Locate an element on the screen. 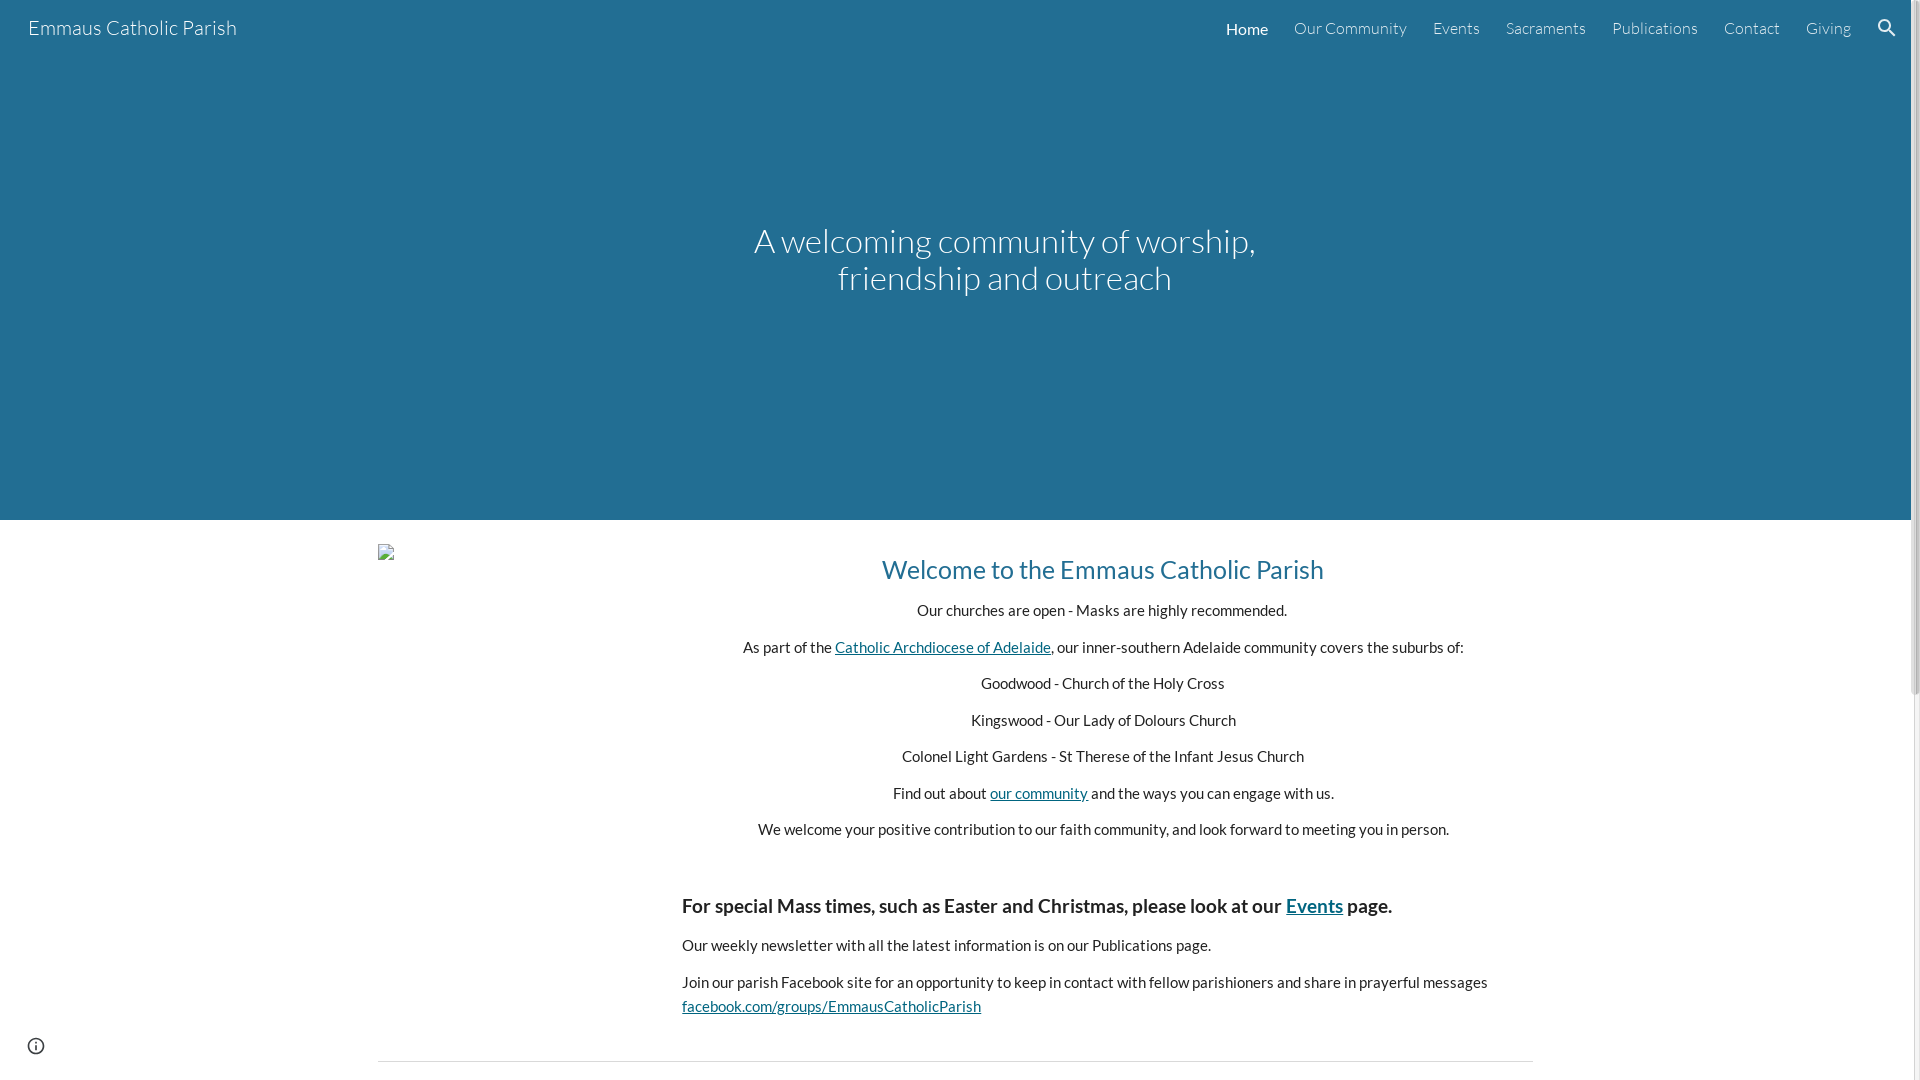 This screenshot has width=1920, height=1080. 'Events' is located at coordinates (1314, 906).